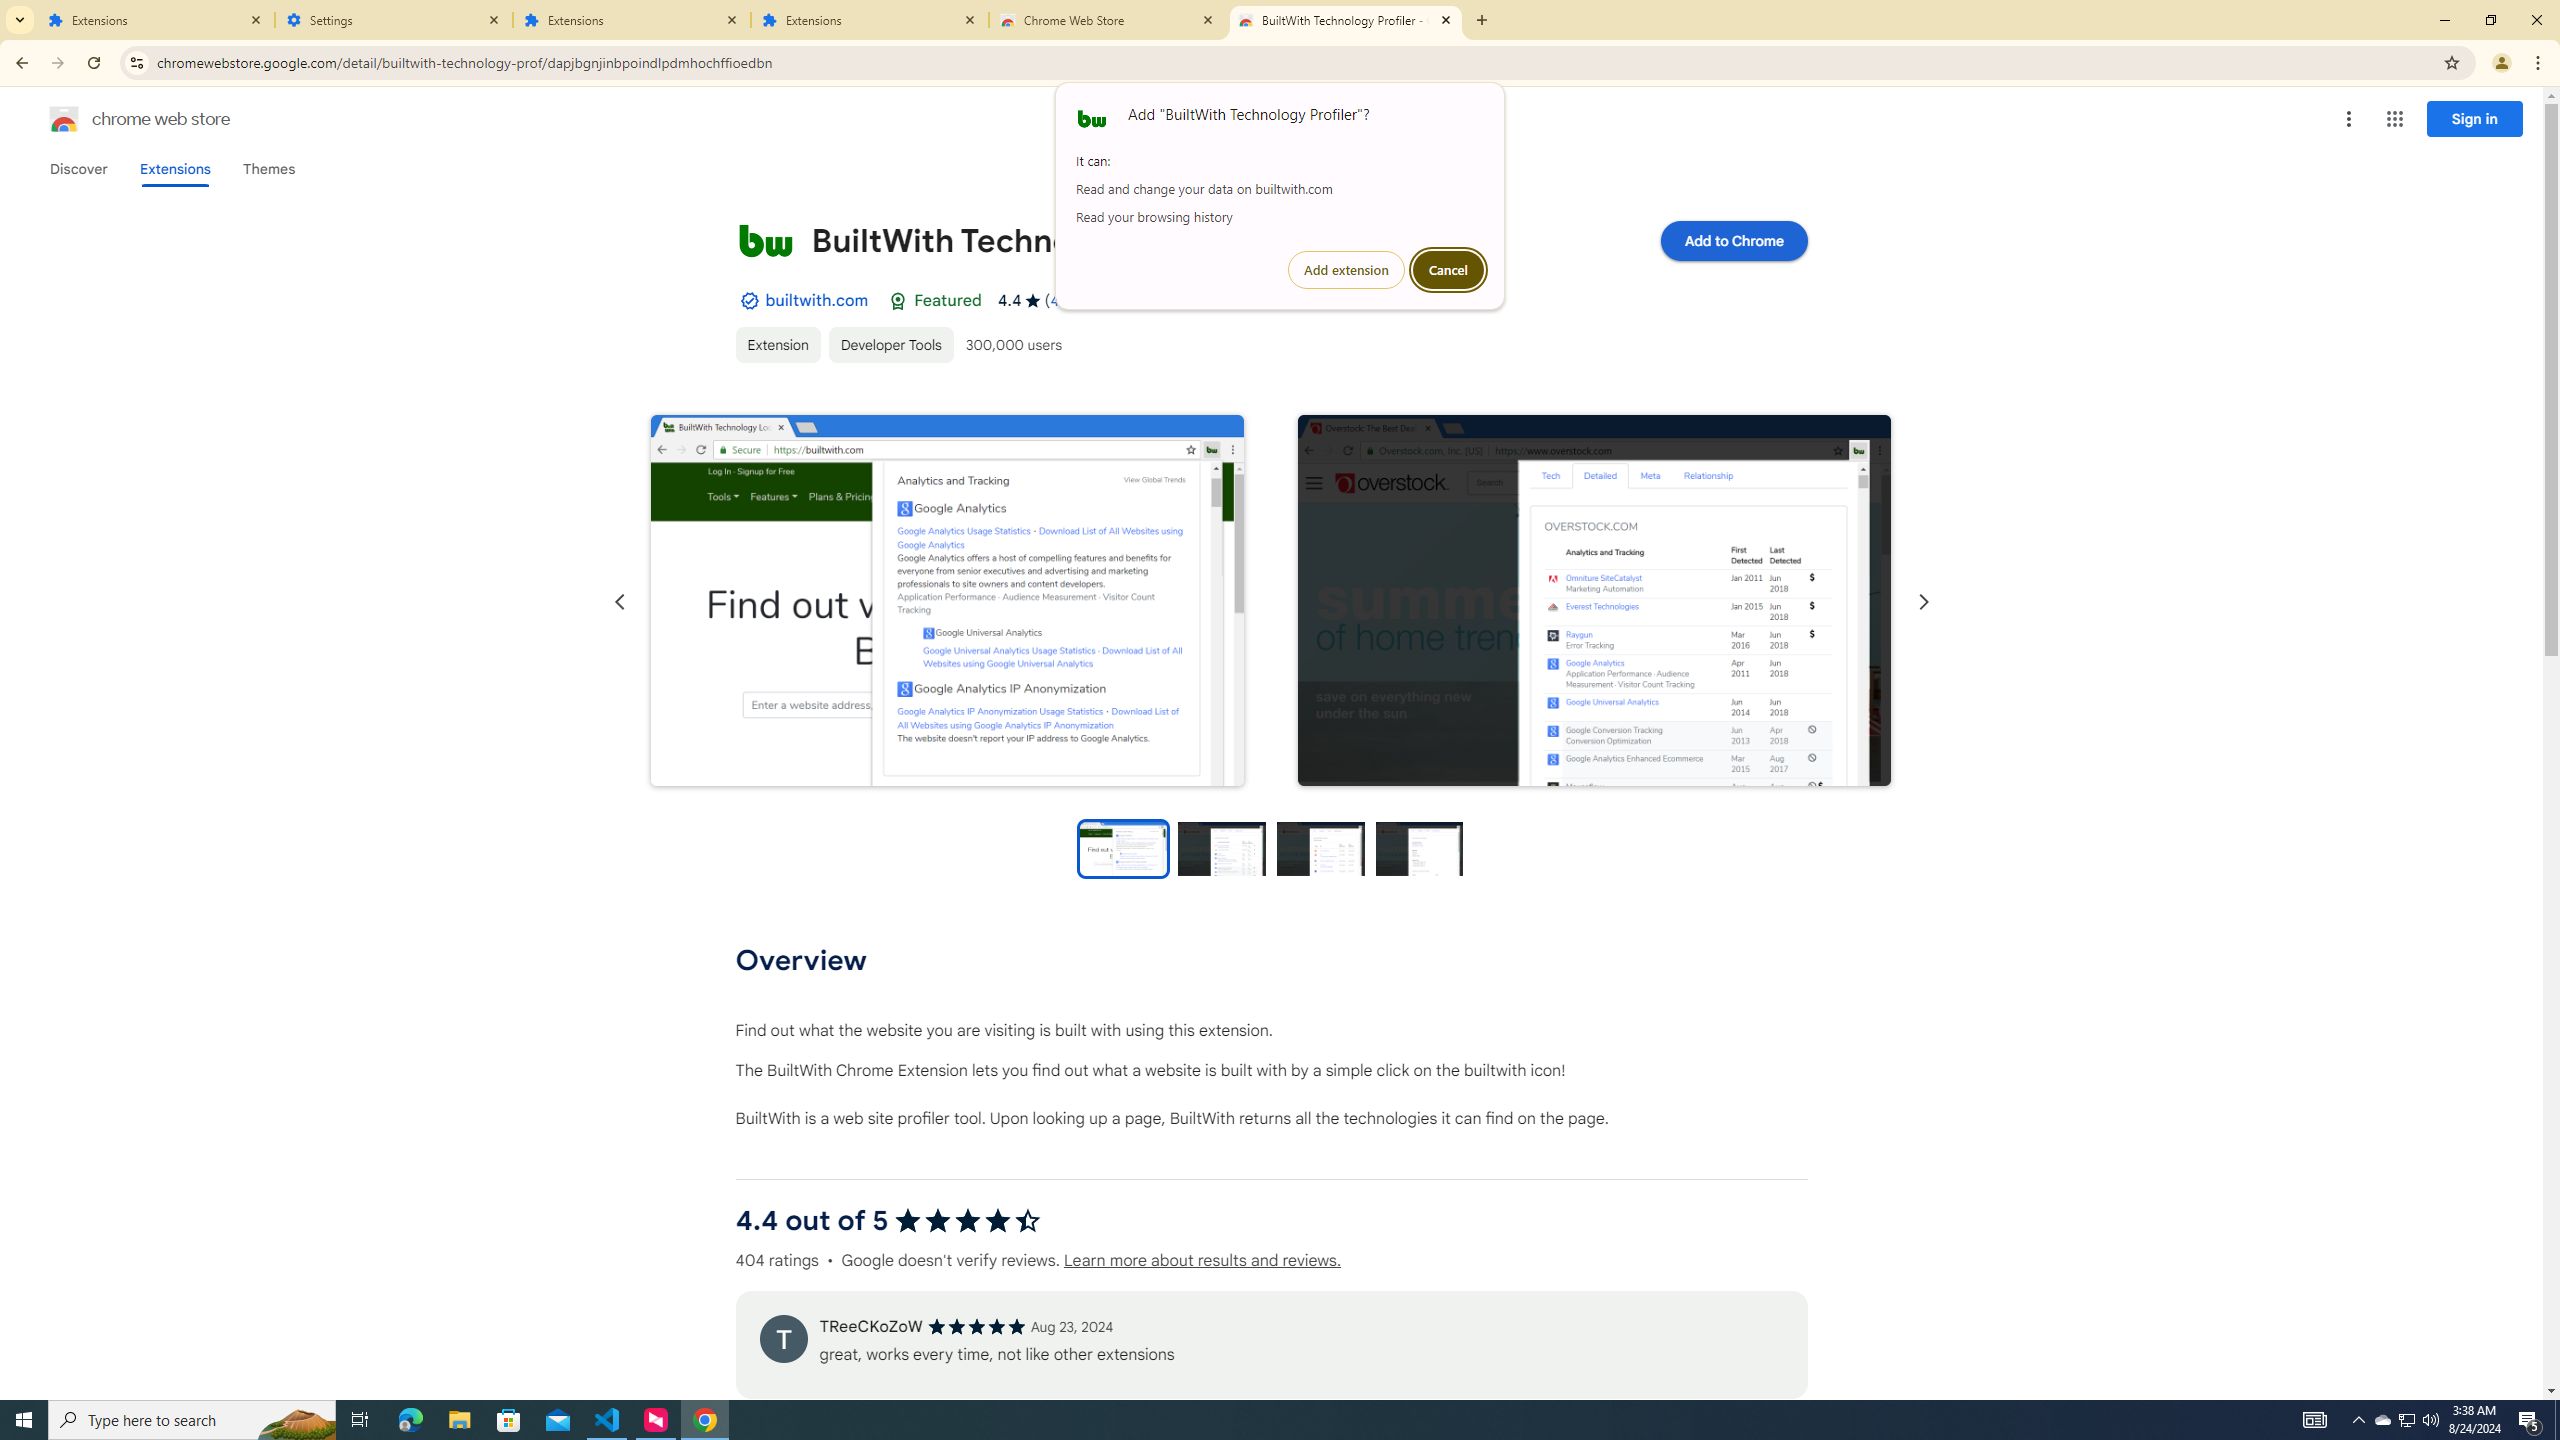 The image size is (2560, 1440). What do you see at coordinates (897, 299) in the screenshot?
I see `'Featured Badge'` at bounding box center [897, 299].